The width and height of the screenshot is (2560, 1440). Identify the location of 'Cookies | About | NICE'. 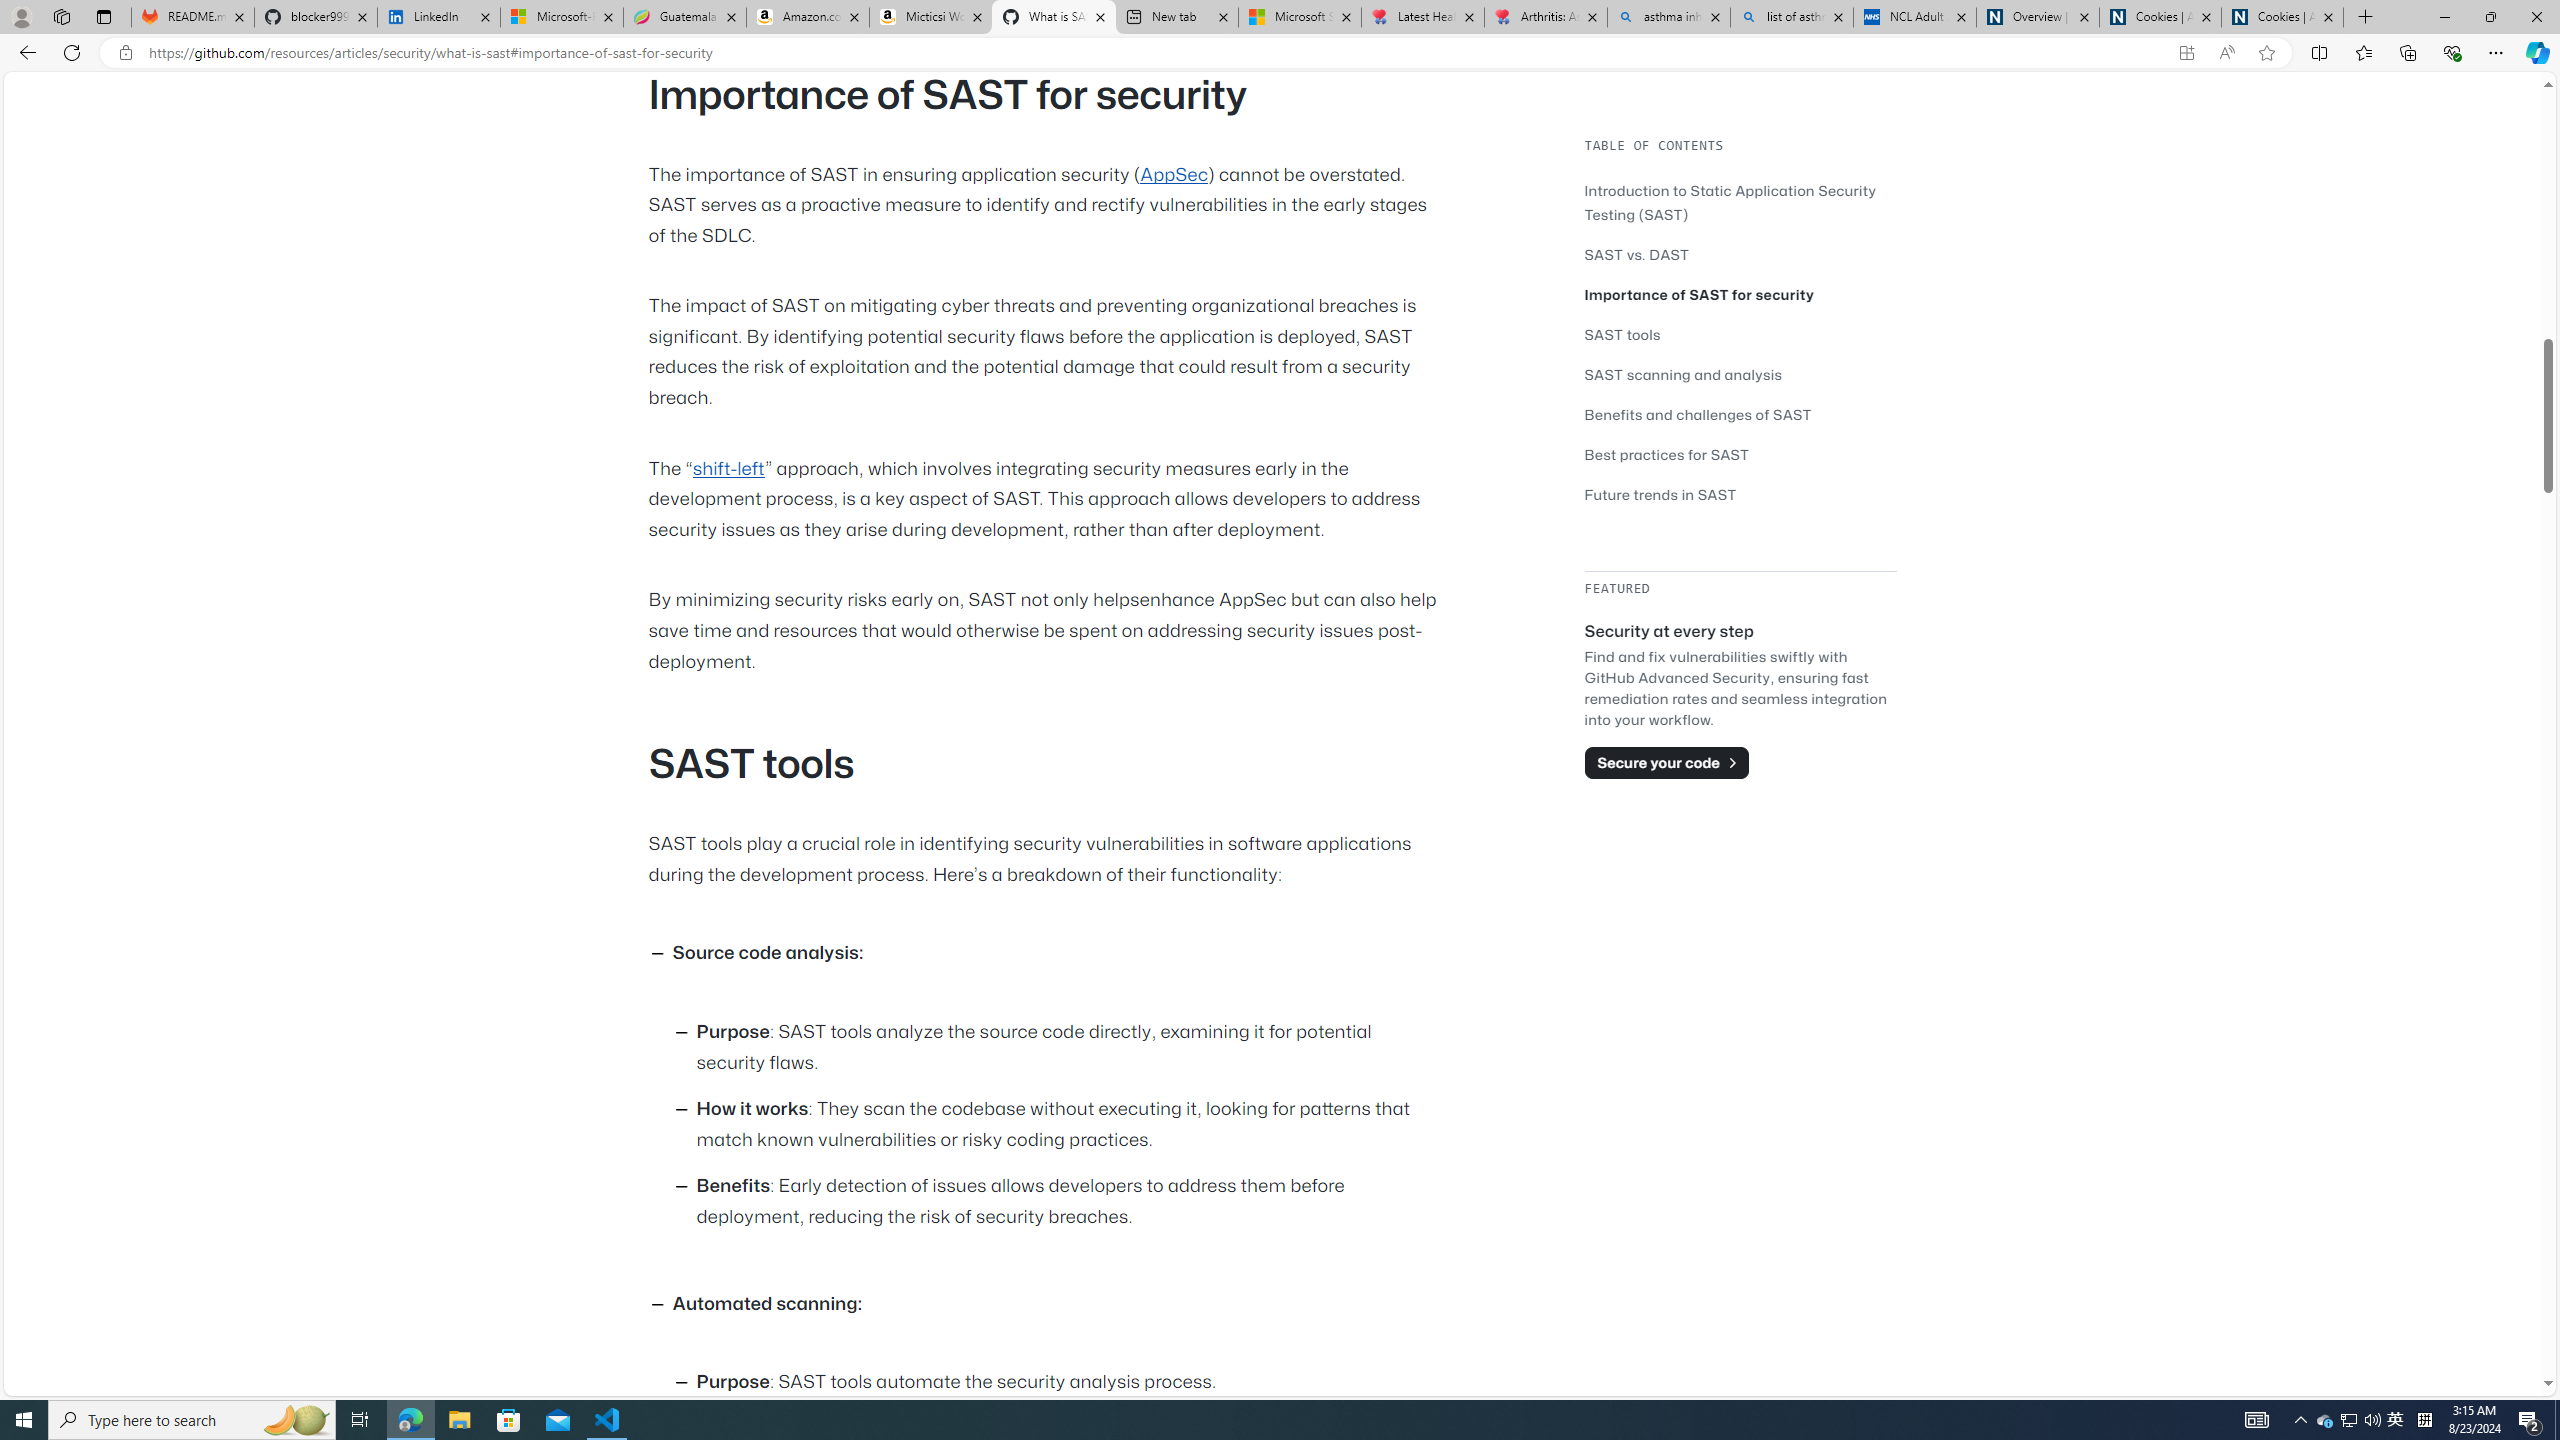
(2282, 16).